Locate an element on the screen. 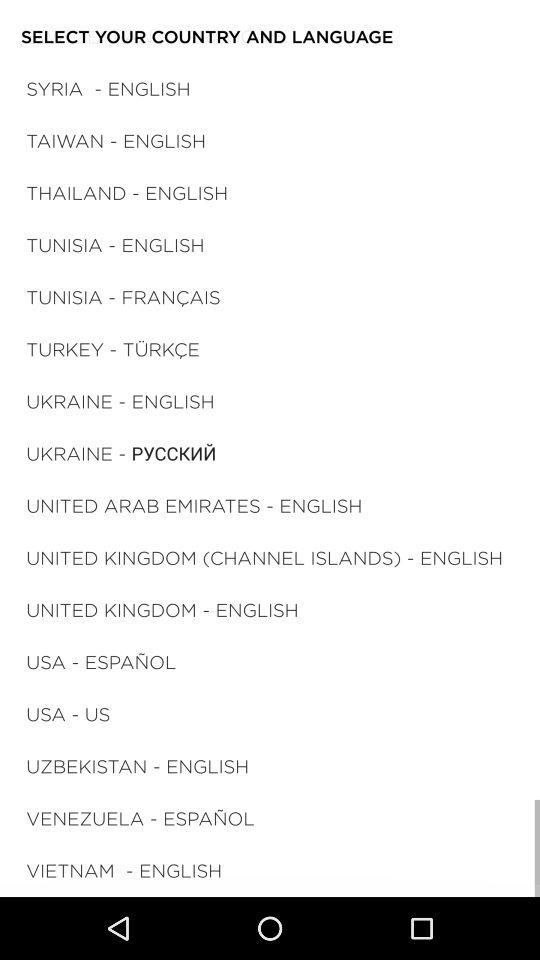 This screenshot has height=960, width=540. the taiwan - english icon is located at coordinates (116, 139).